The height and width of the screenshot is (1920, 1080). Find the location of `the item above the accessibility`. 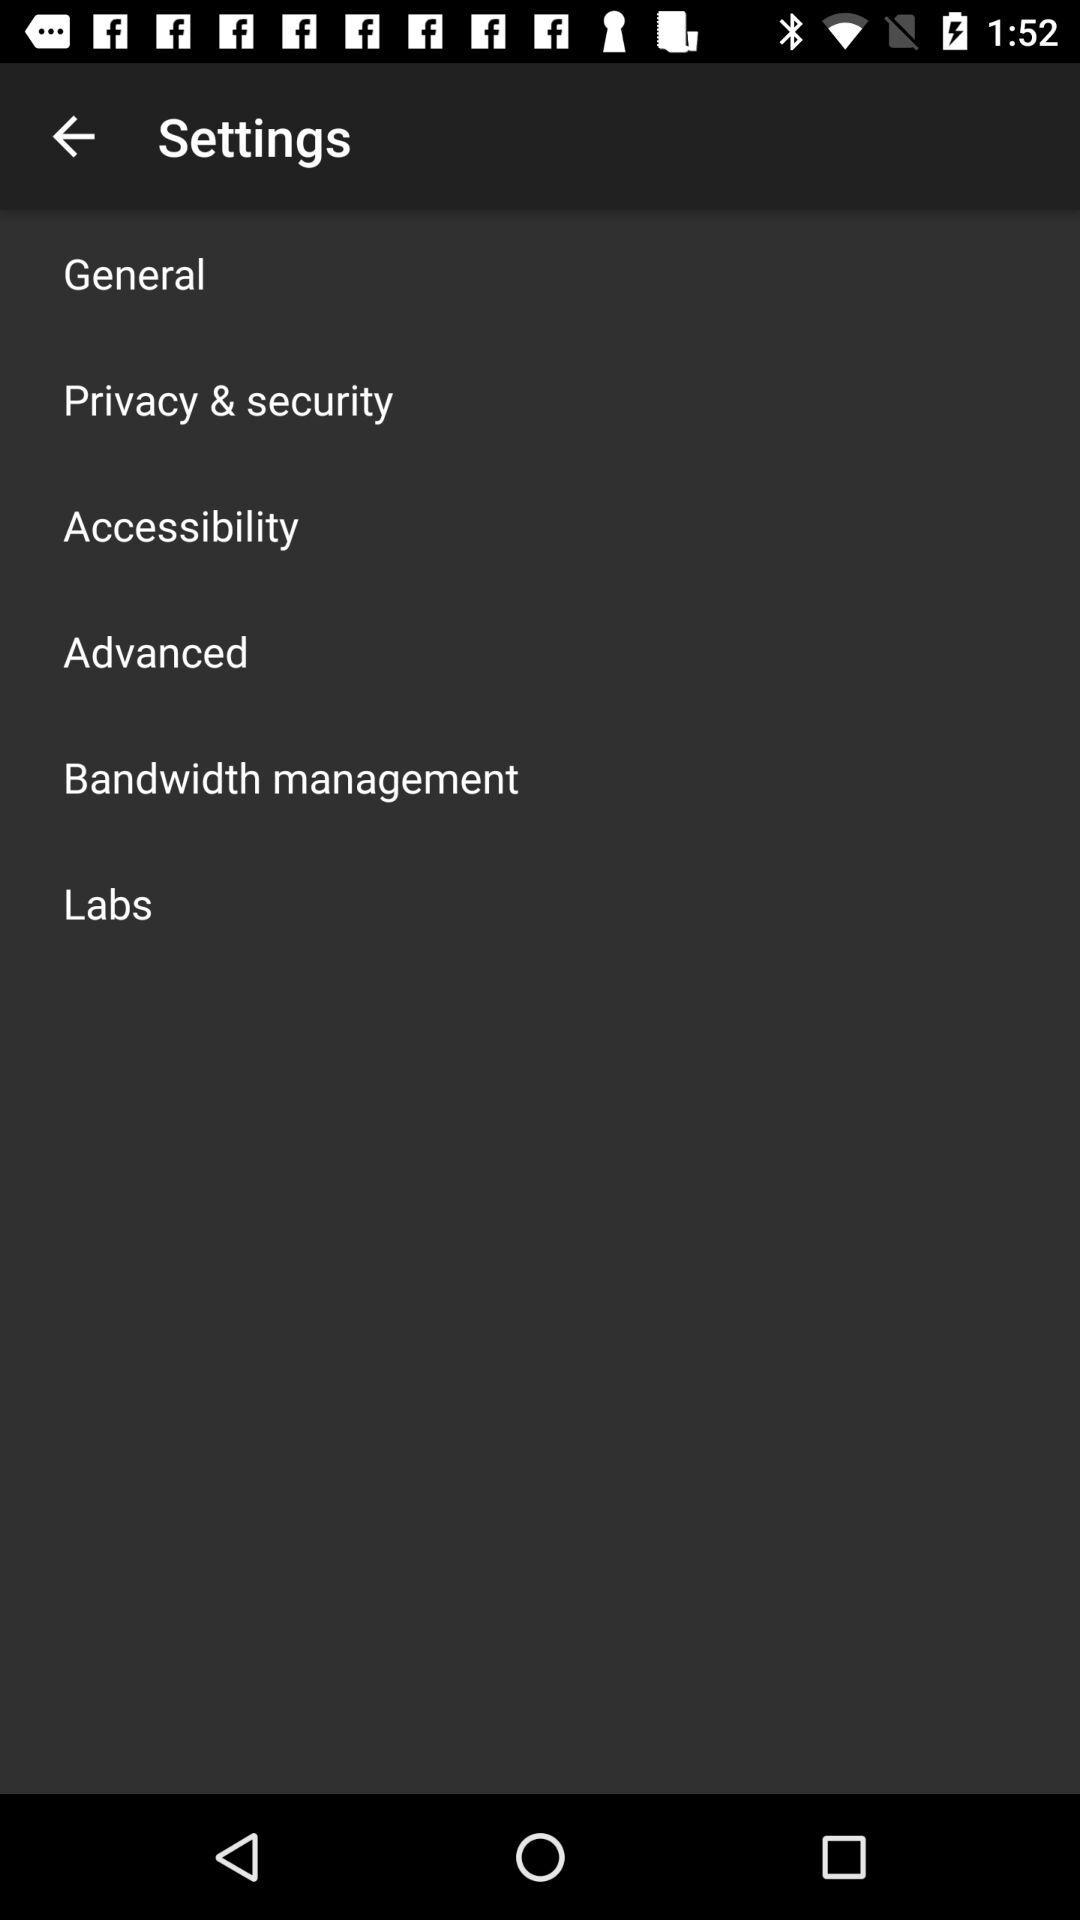

the item above the accessibility is located at coordinates (227, 398).